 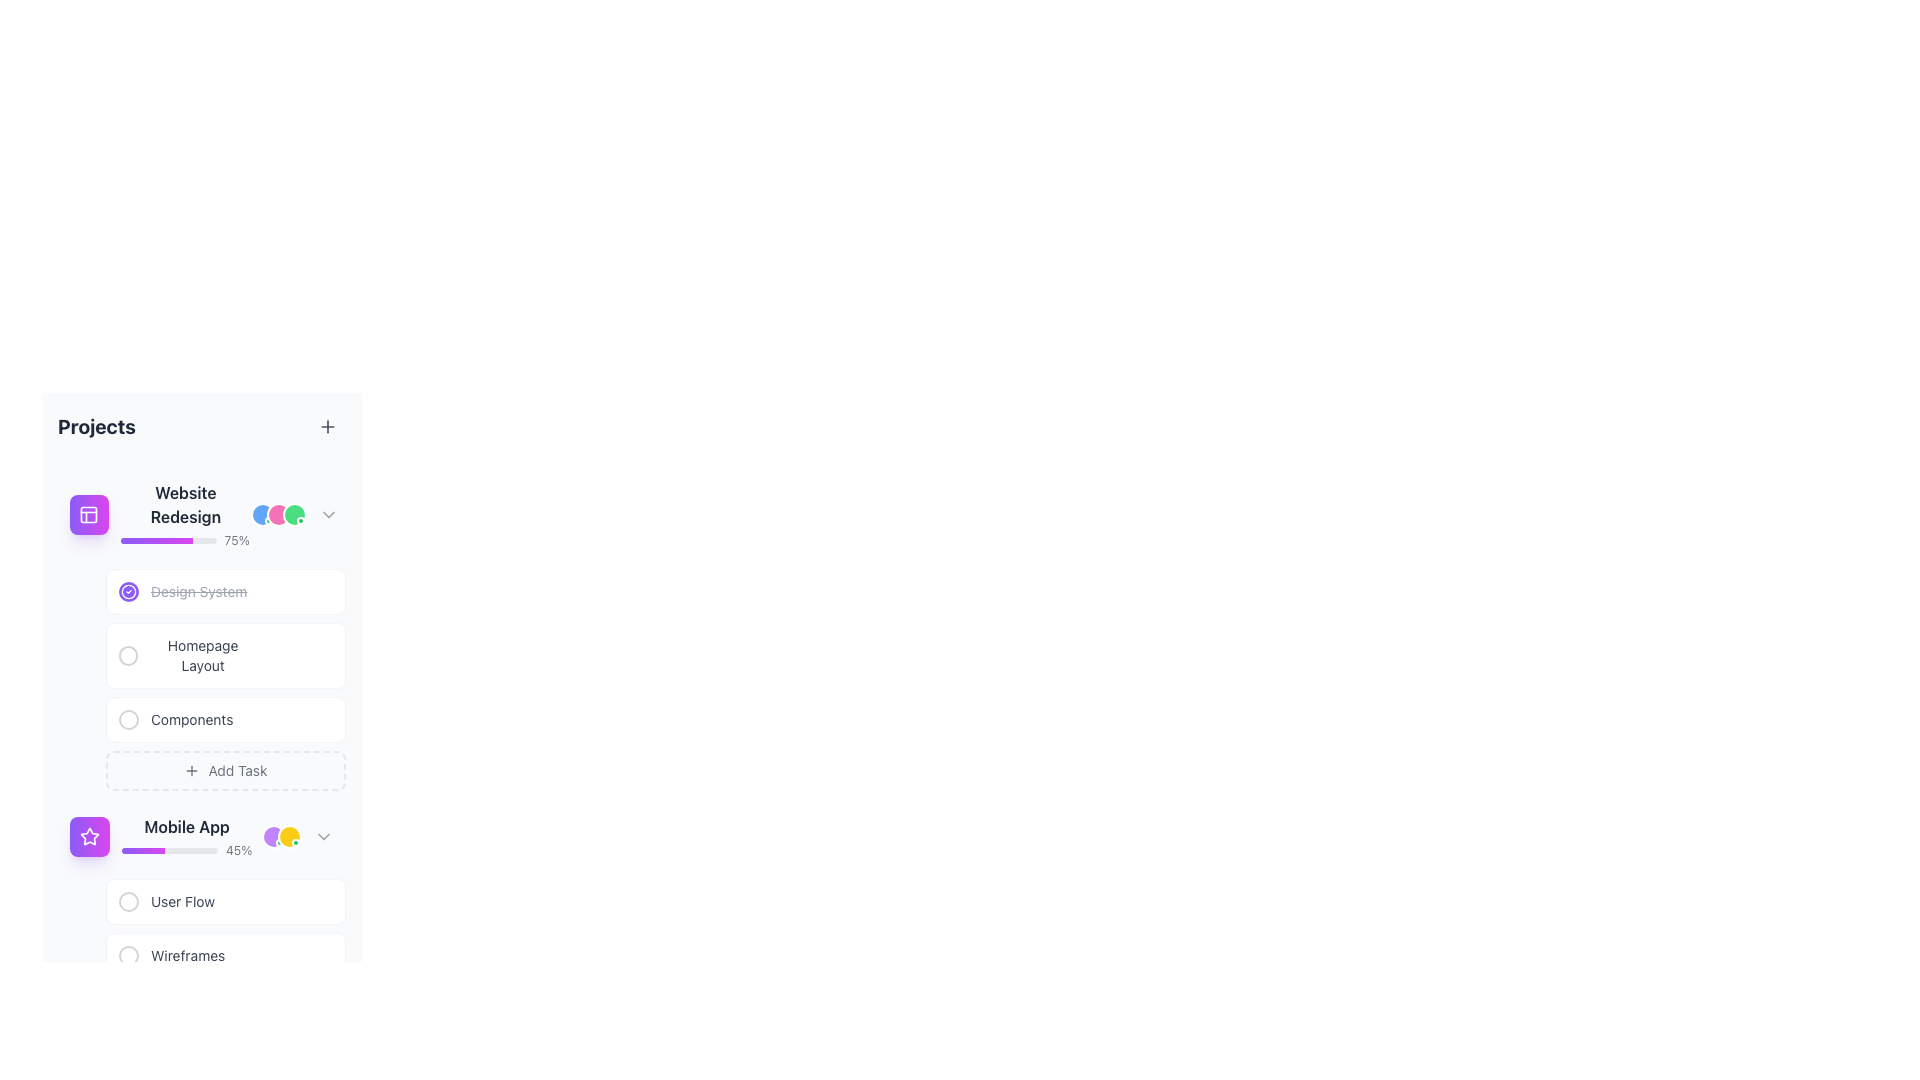 What do you see at coordinates (281, 837) in the screenshot?
I see `the Decorative graphical element showing participant icons, which consists of overlapping circular icons with a purple left circle and a yellow right circle, located in the sidebar under the project 'Mobile App'` at bounding box center [281, 837].